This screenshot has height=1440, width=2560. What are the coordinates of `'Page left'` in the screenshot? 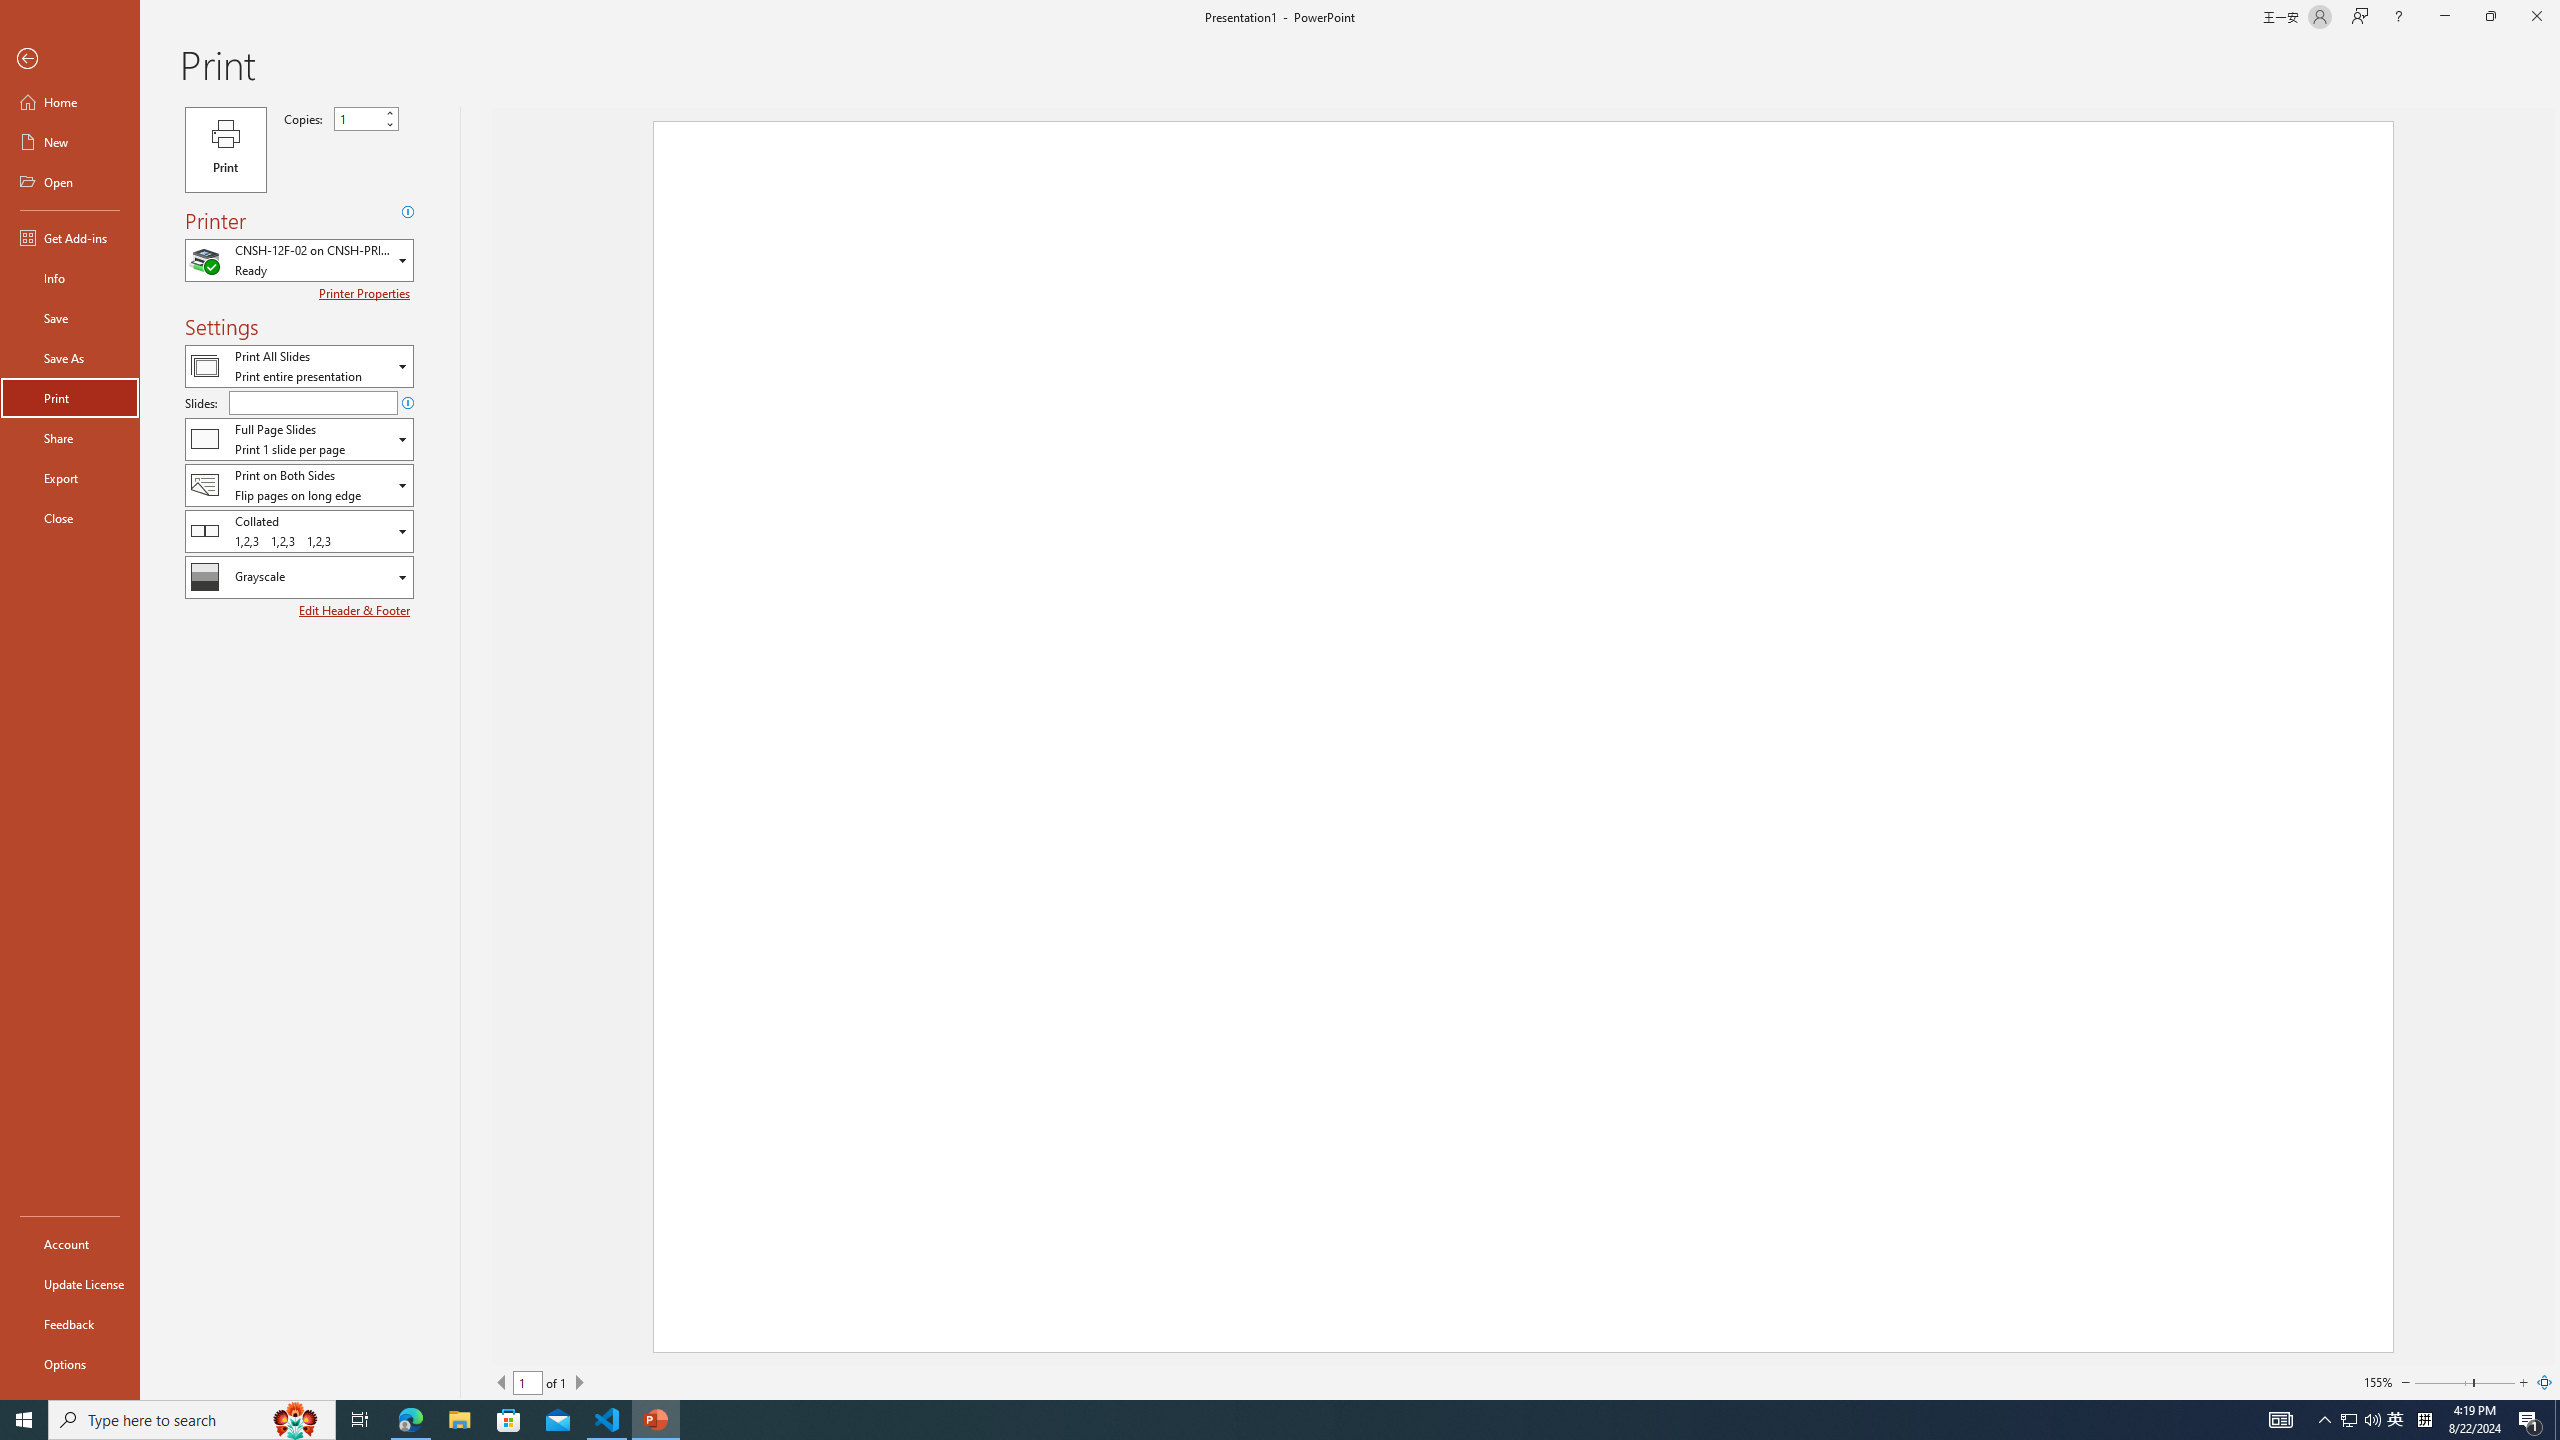 It's located at (2442, 1382).